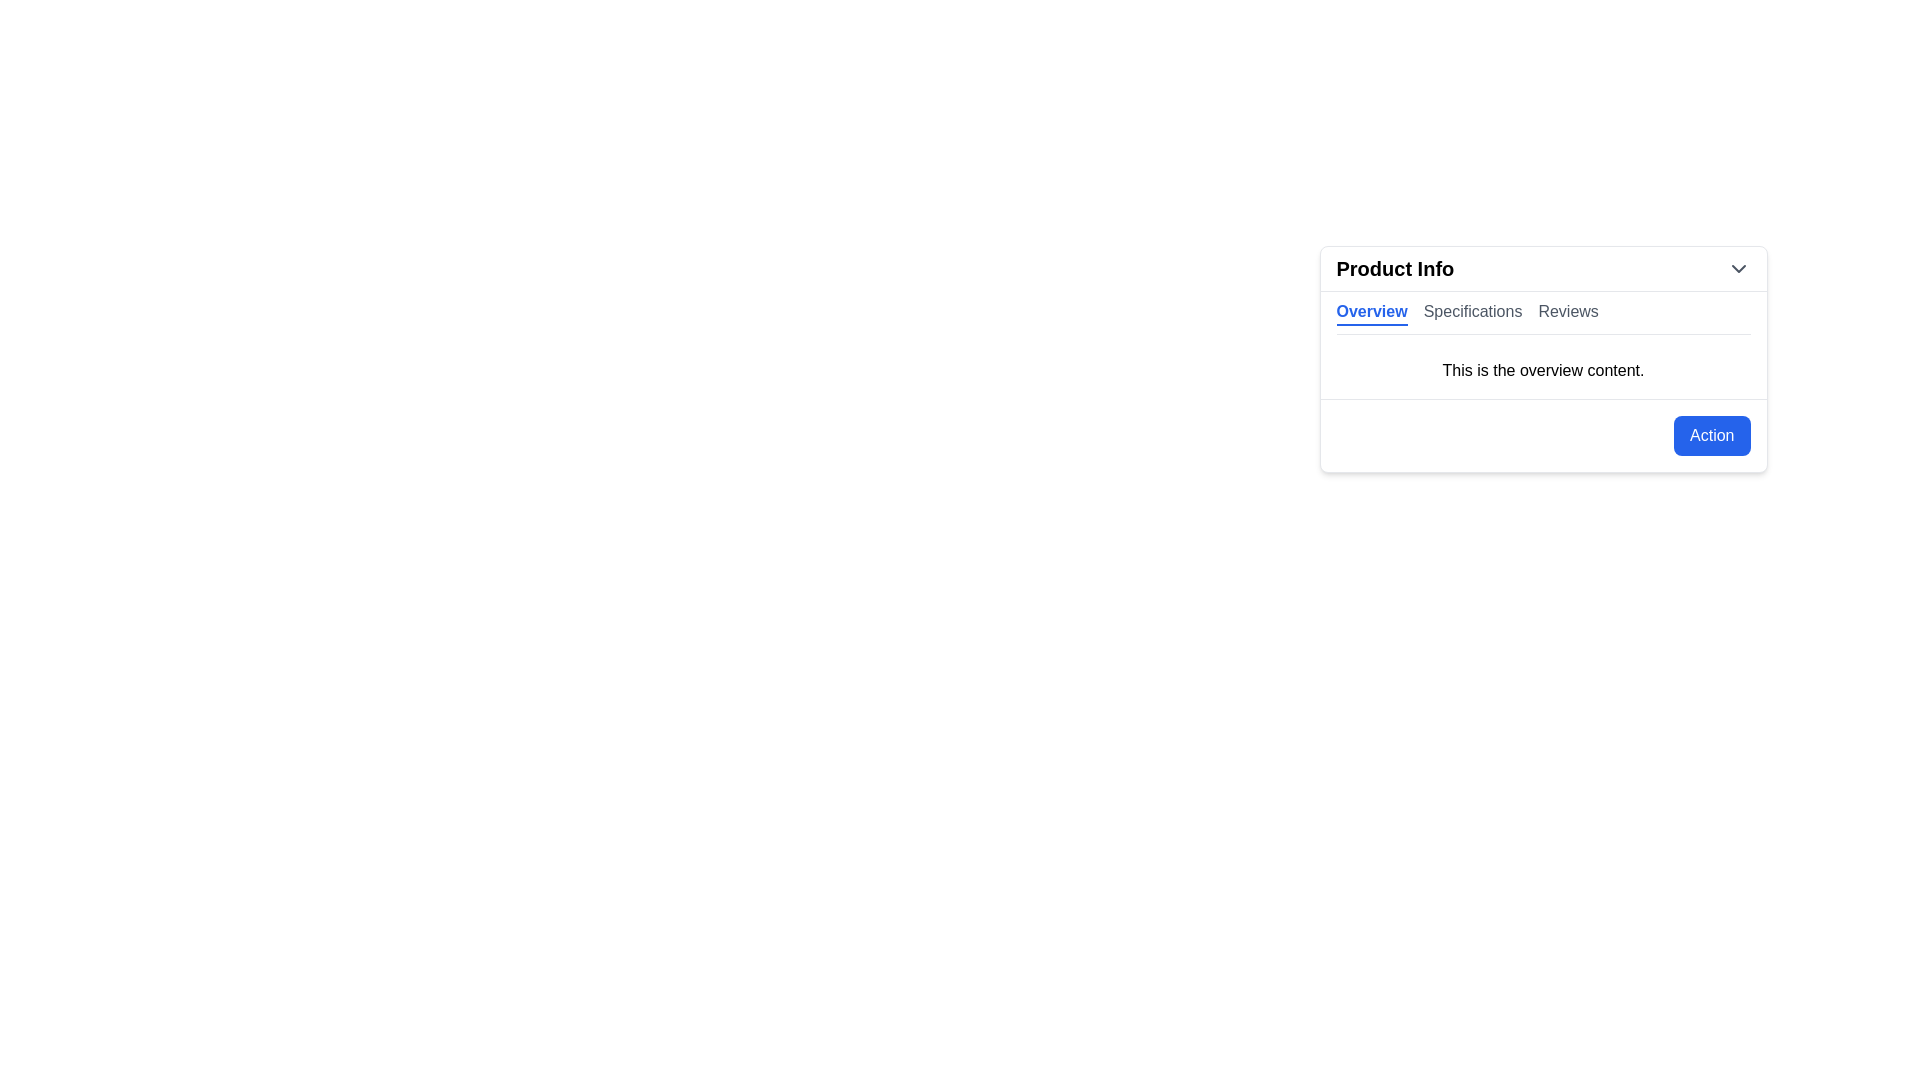  Describe the element at coordinates (1473, 312) in the screenshot. I see `the middle Tab label in the horizontal navigation bar, which is positioned between the 'Overview' and 'Reviews' elements` at that location.